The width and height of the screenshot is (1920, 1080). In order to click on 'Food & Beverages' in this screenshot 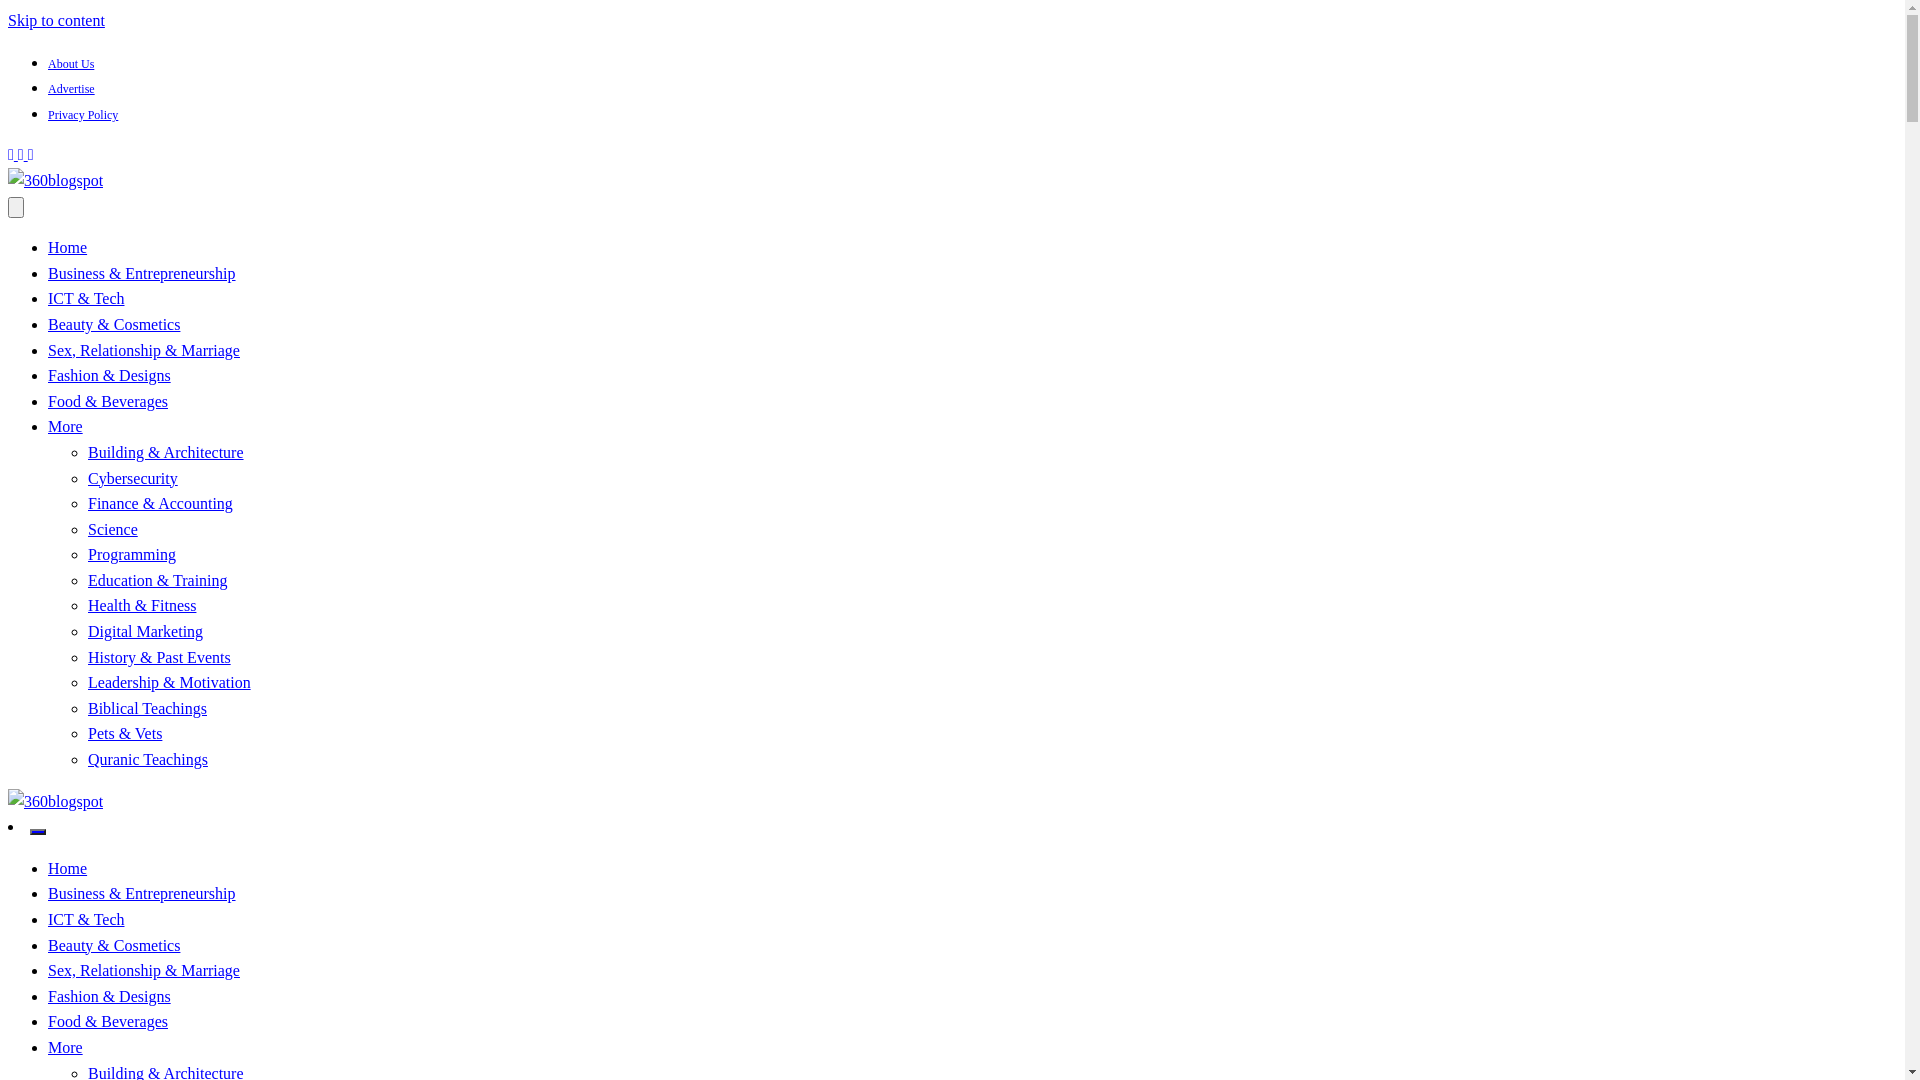, I will do `click(48, 1021)`.